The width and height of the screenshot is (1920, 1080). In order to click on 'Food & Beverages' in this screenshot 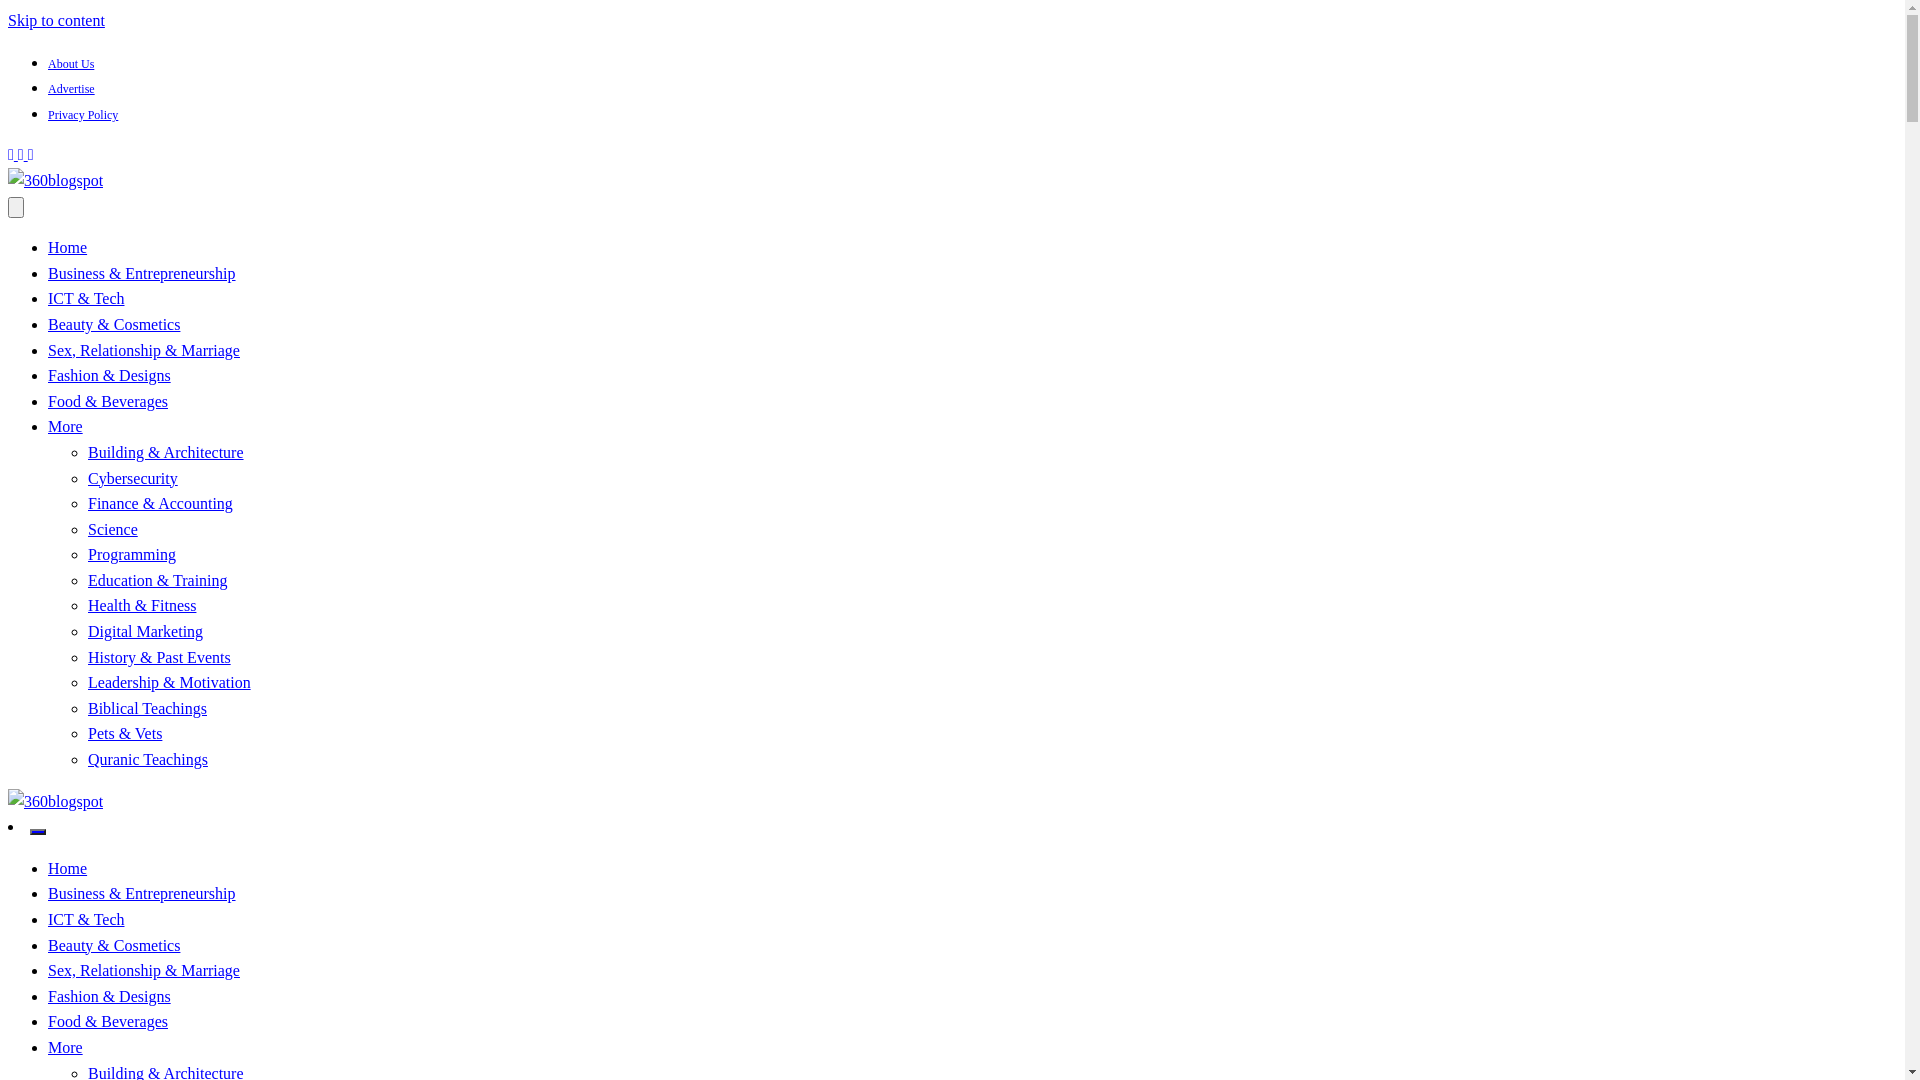, I will do `click(48, 1021)`.